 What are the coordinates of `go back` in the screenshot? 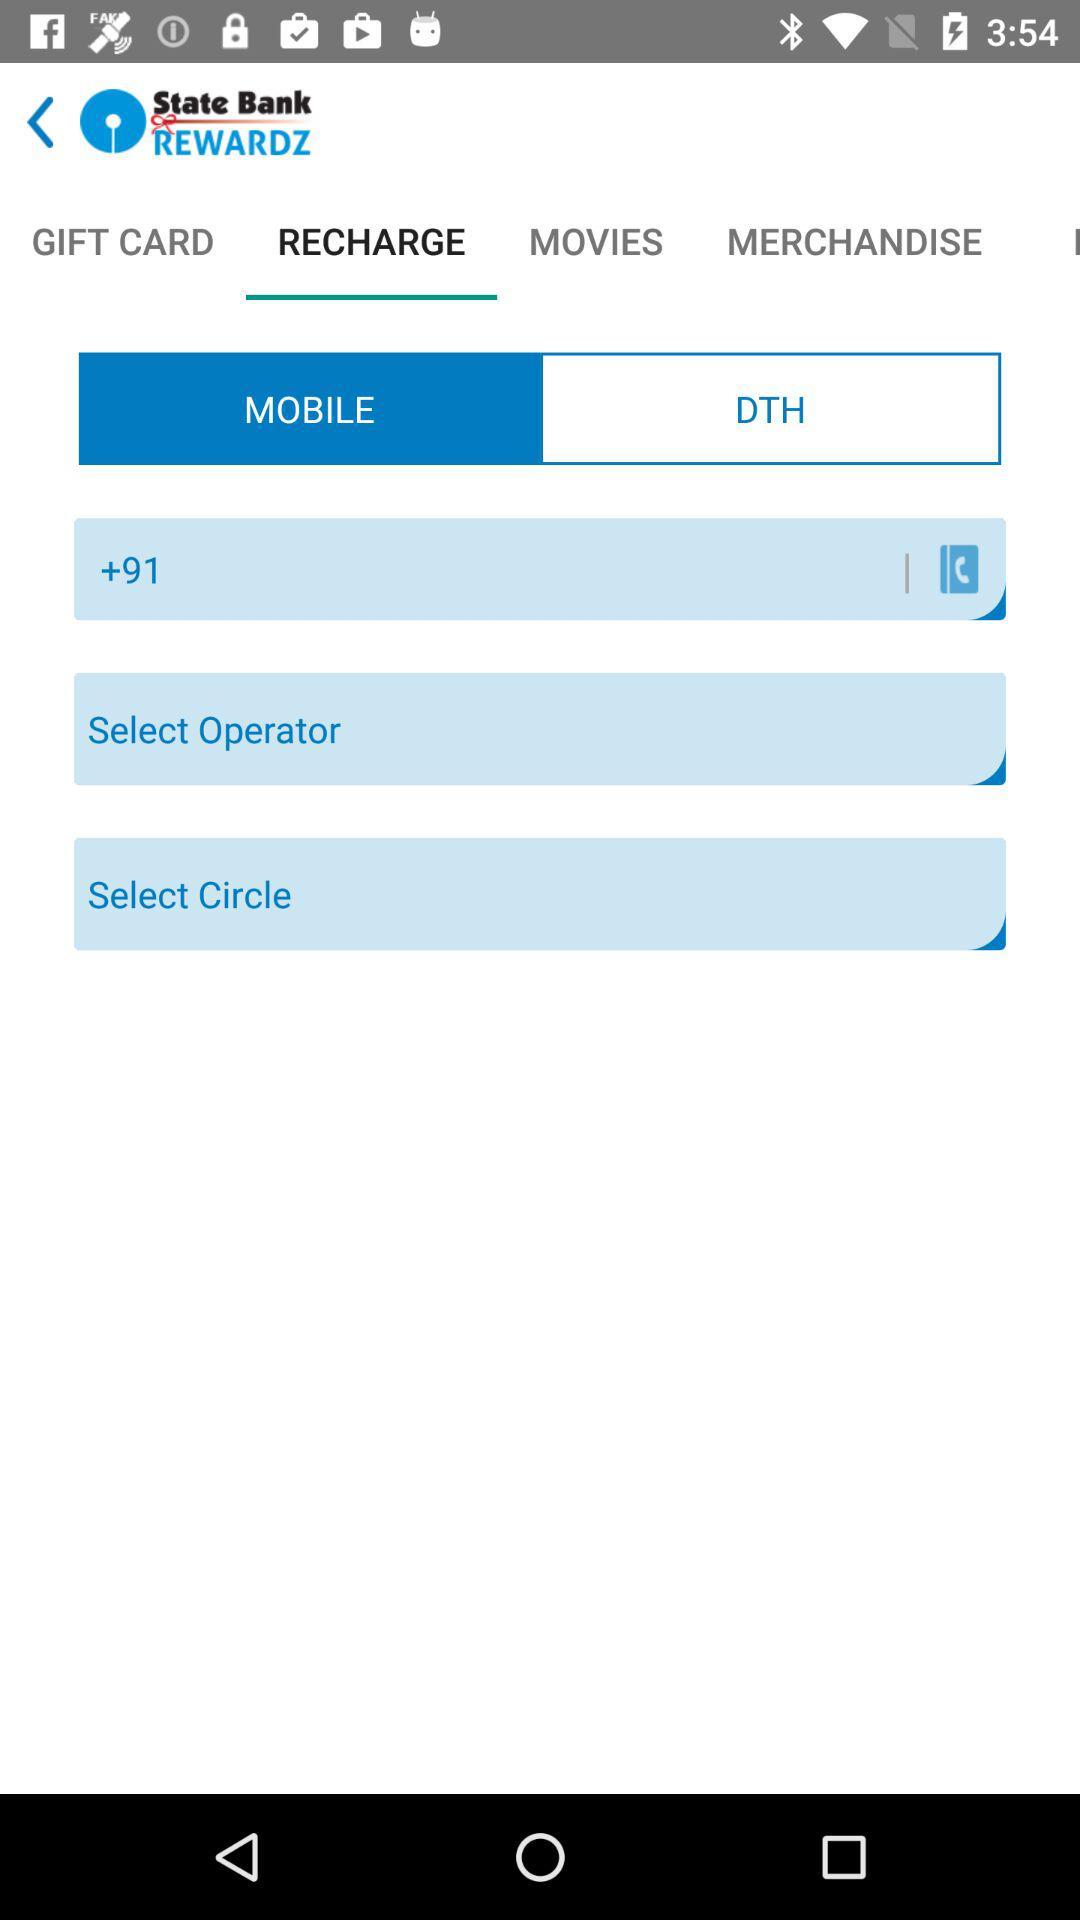 It's located at (40, 121).